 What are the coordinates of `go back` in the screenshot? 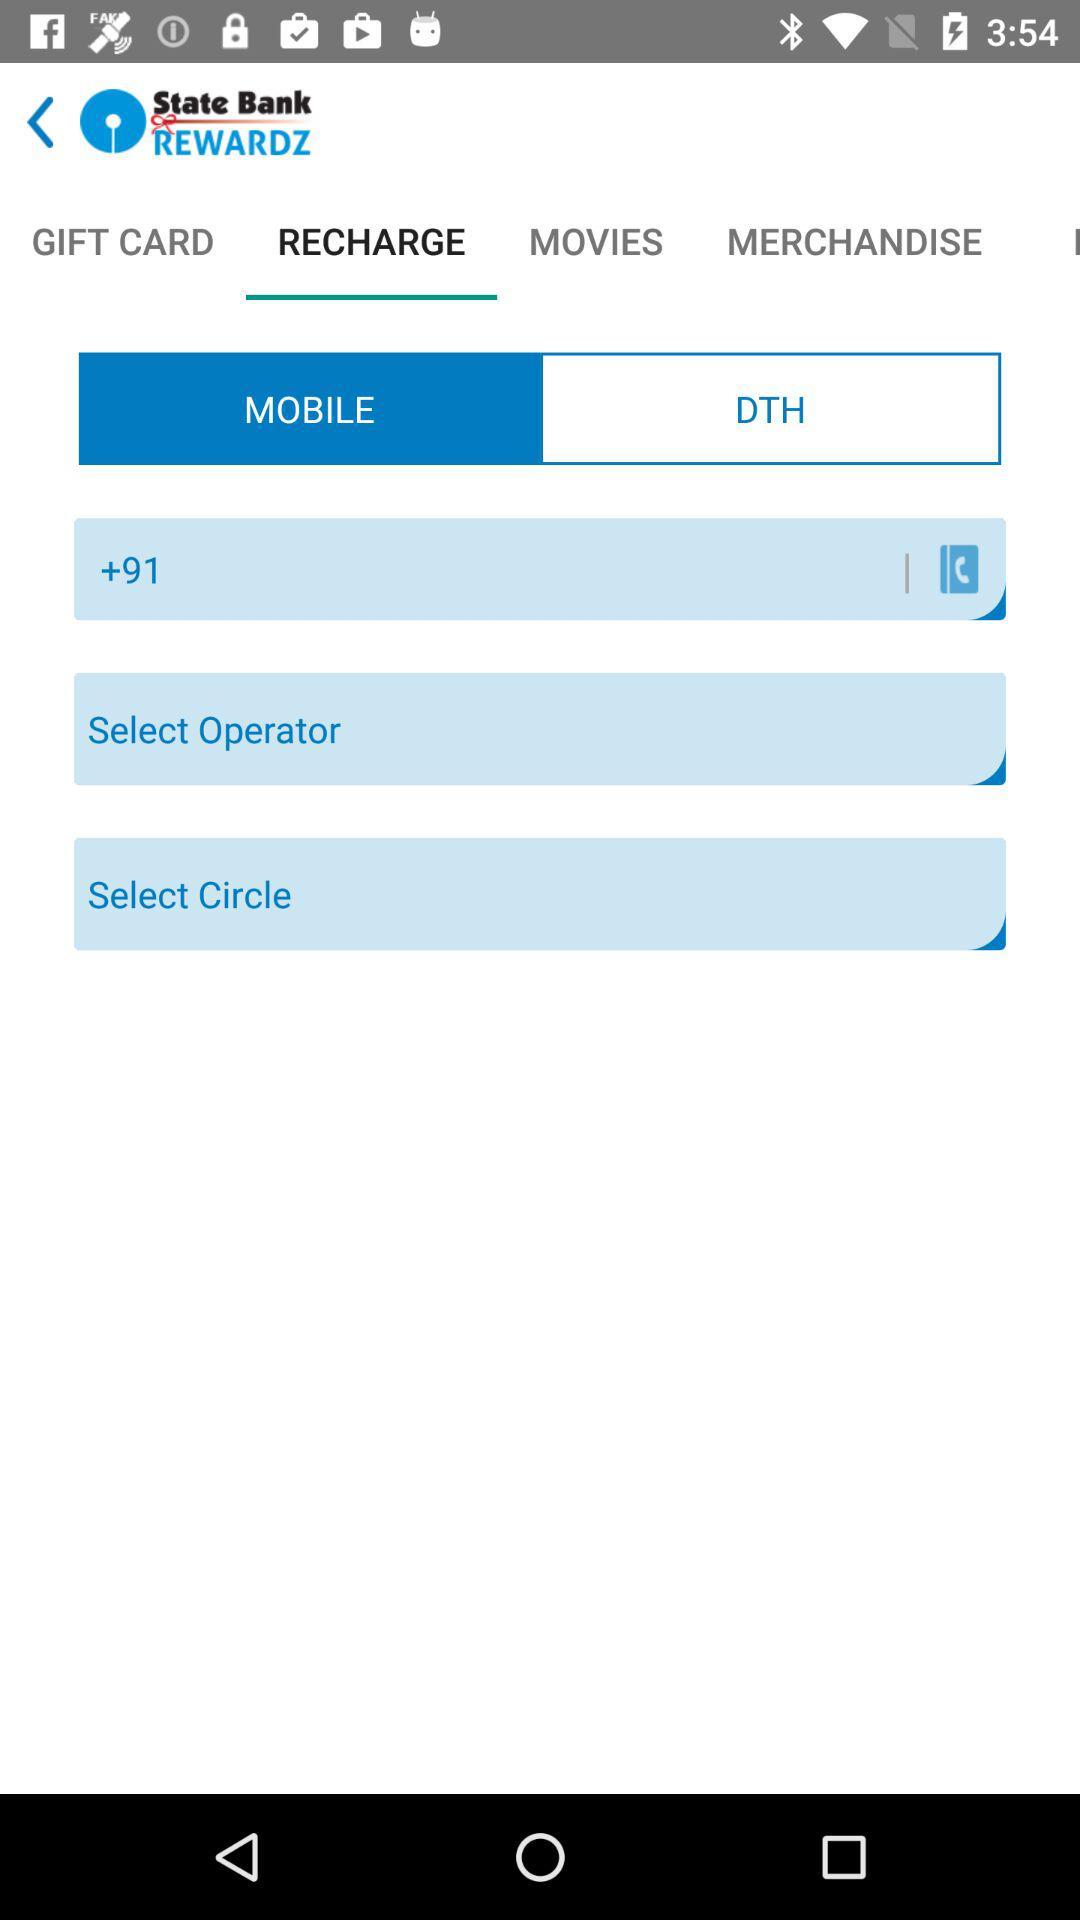 It's located at (40, 121).